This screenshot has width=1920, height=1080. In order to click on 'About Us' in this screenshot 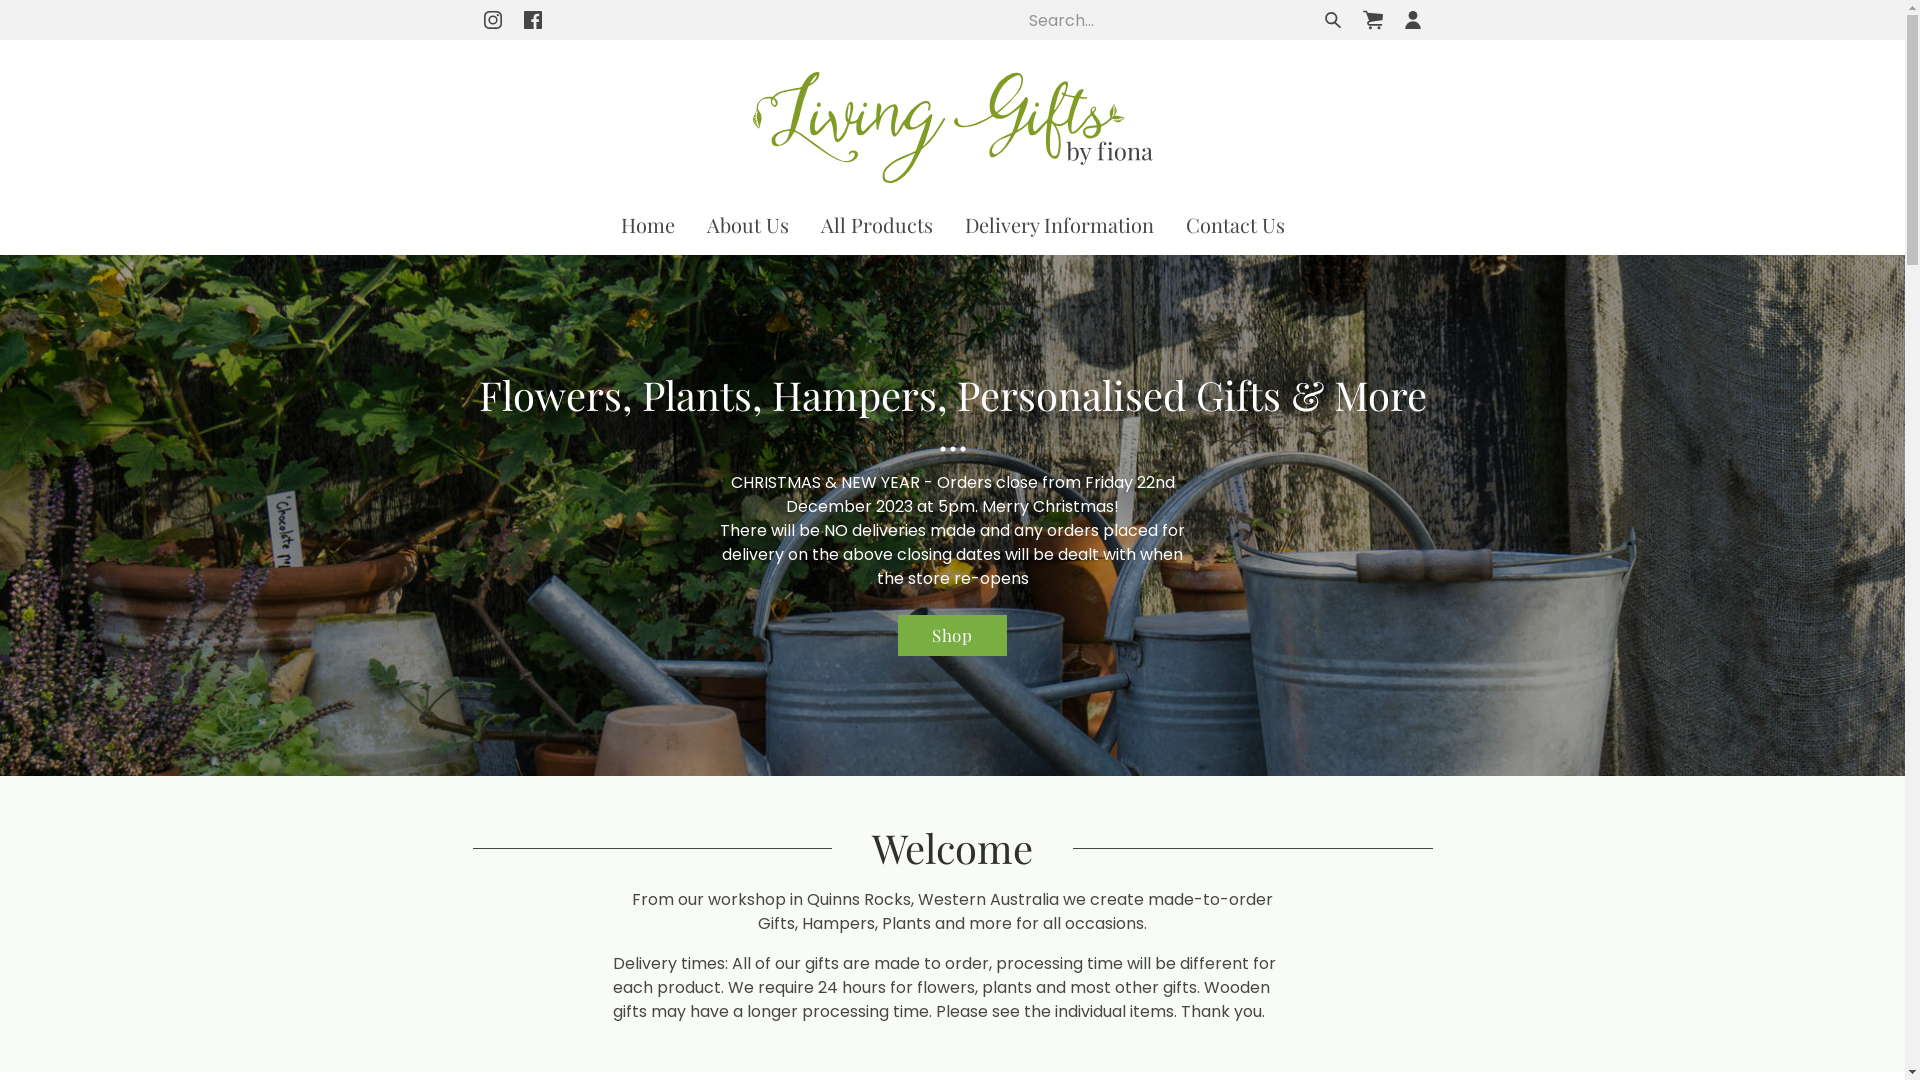, I will do `click(705, 226)`.